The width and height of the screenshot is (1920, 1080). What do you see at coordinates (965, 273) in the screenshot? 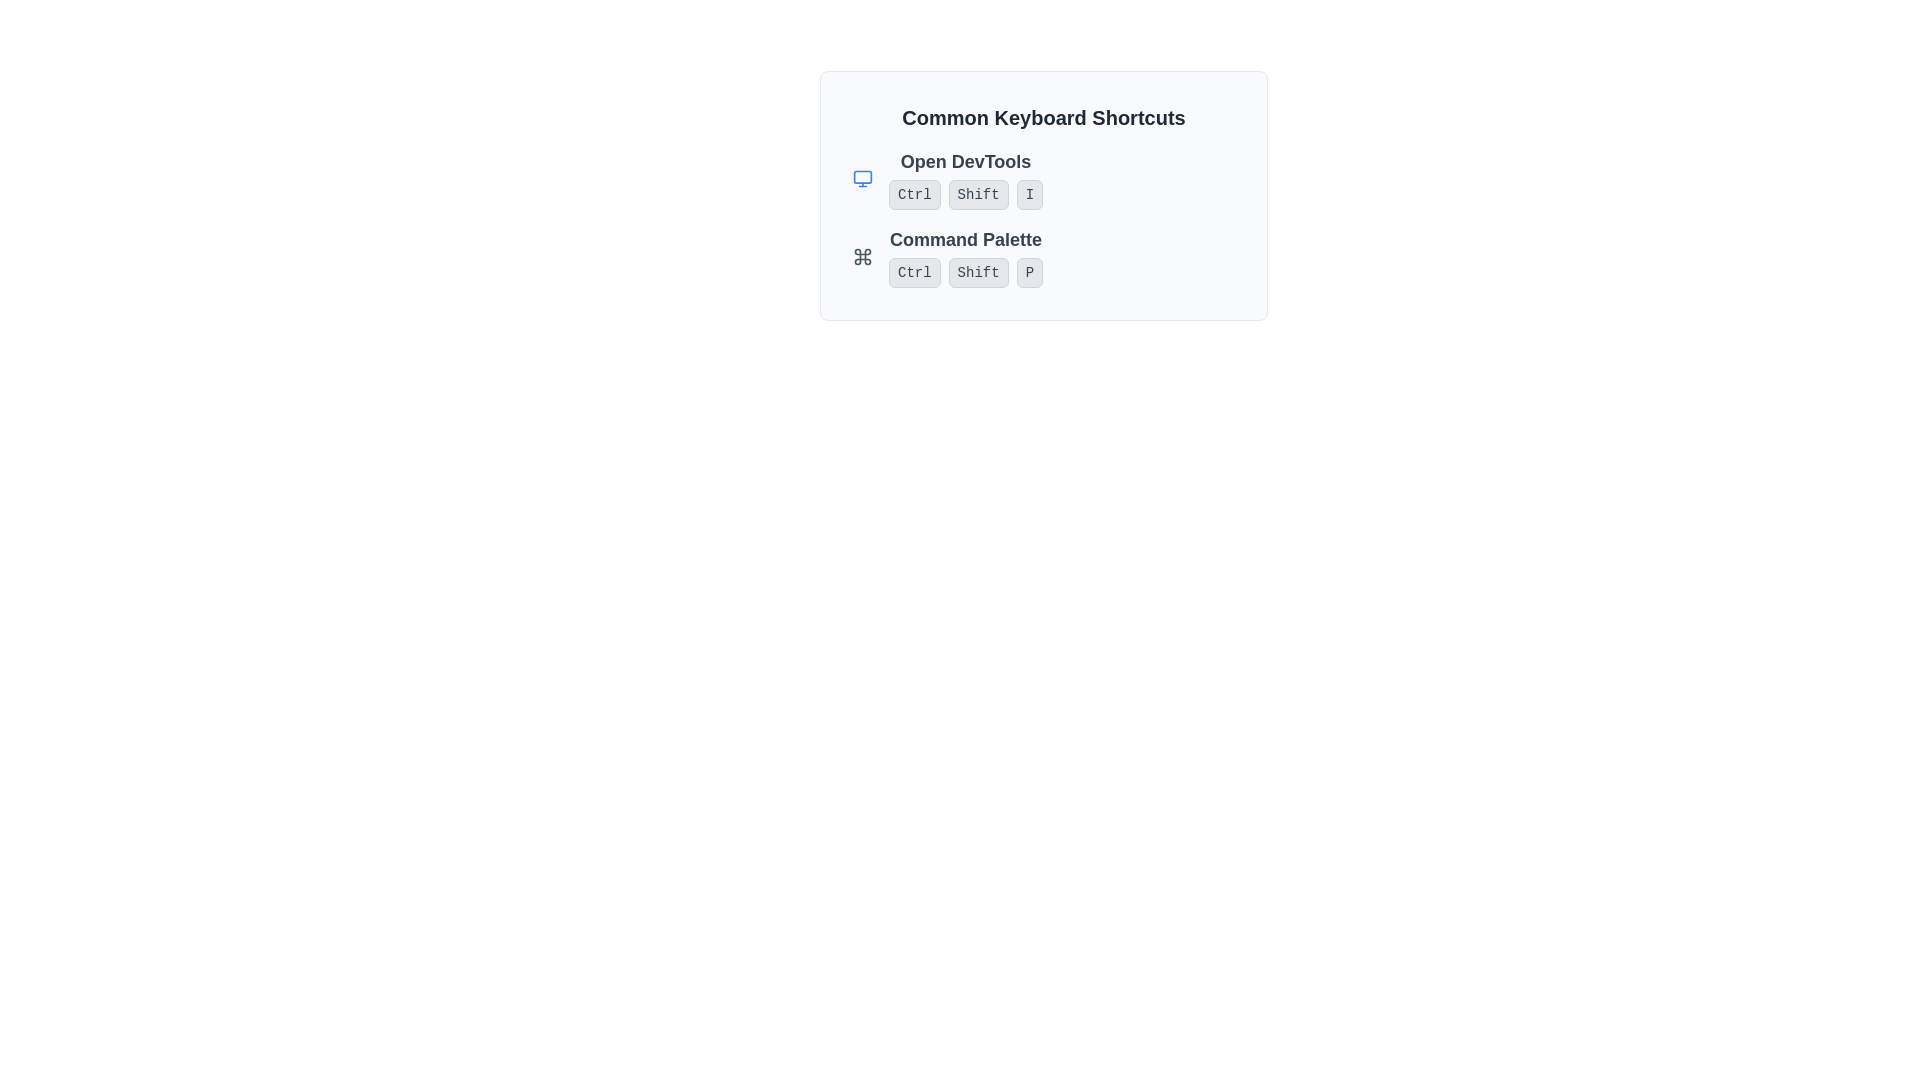
I see `the grouped buttons representing the keyboard shortcut (Ctrl + Shift + P) located under 'Command Palette' in the 'Common Keyboard Shortcuts' panel` at bounding box center [965, 273].